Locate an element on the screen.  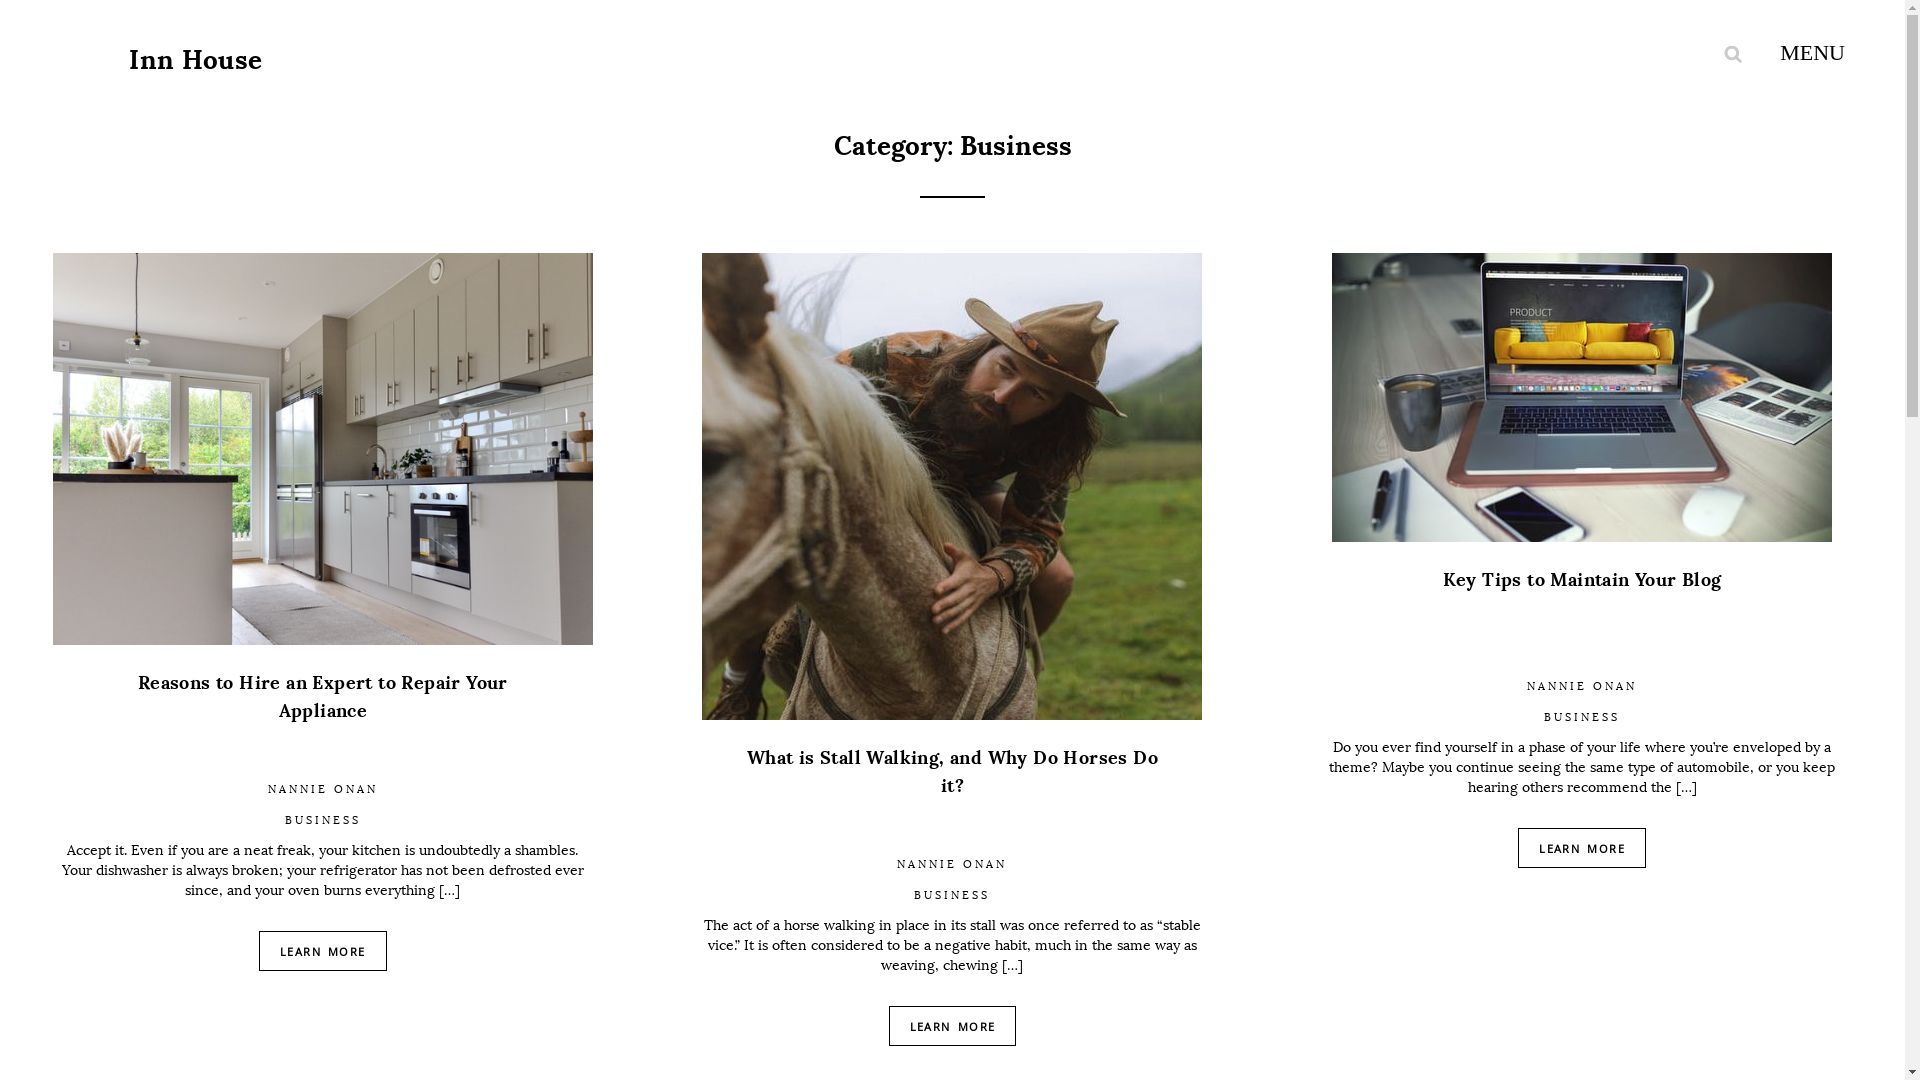
'LEARN MORE' is located at coordinates (952, 1026).